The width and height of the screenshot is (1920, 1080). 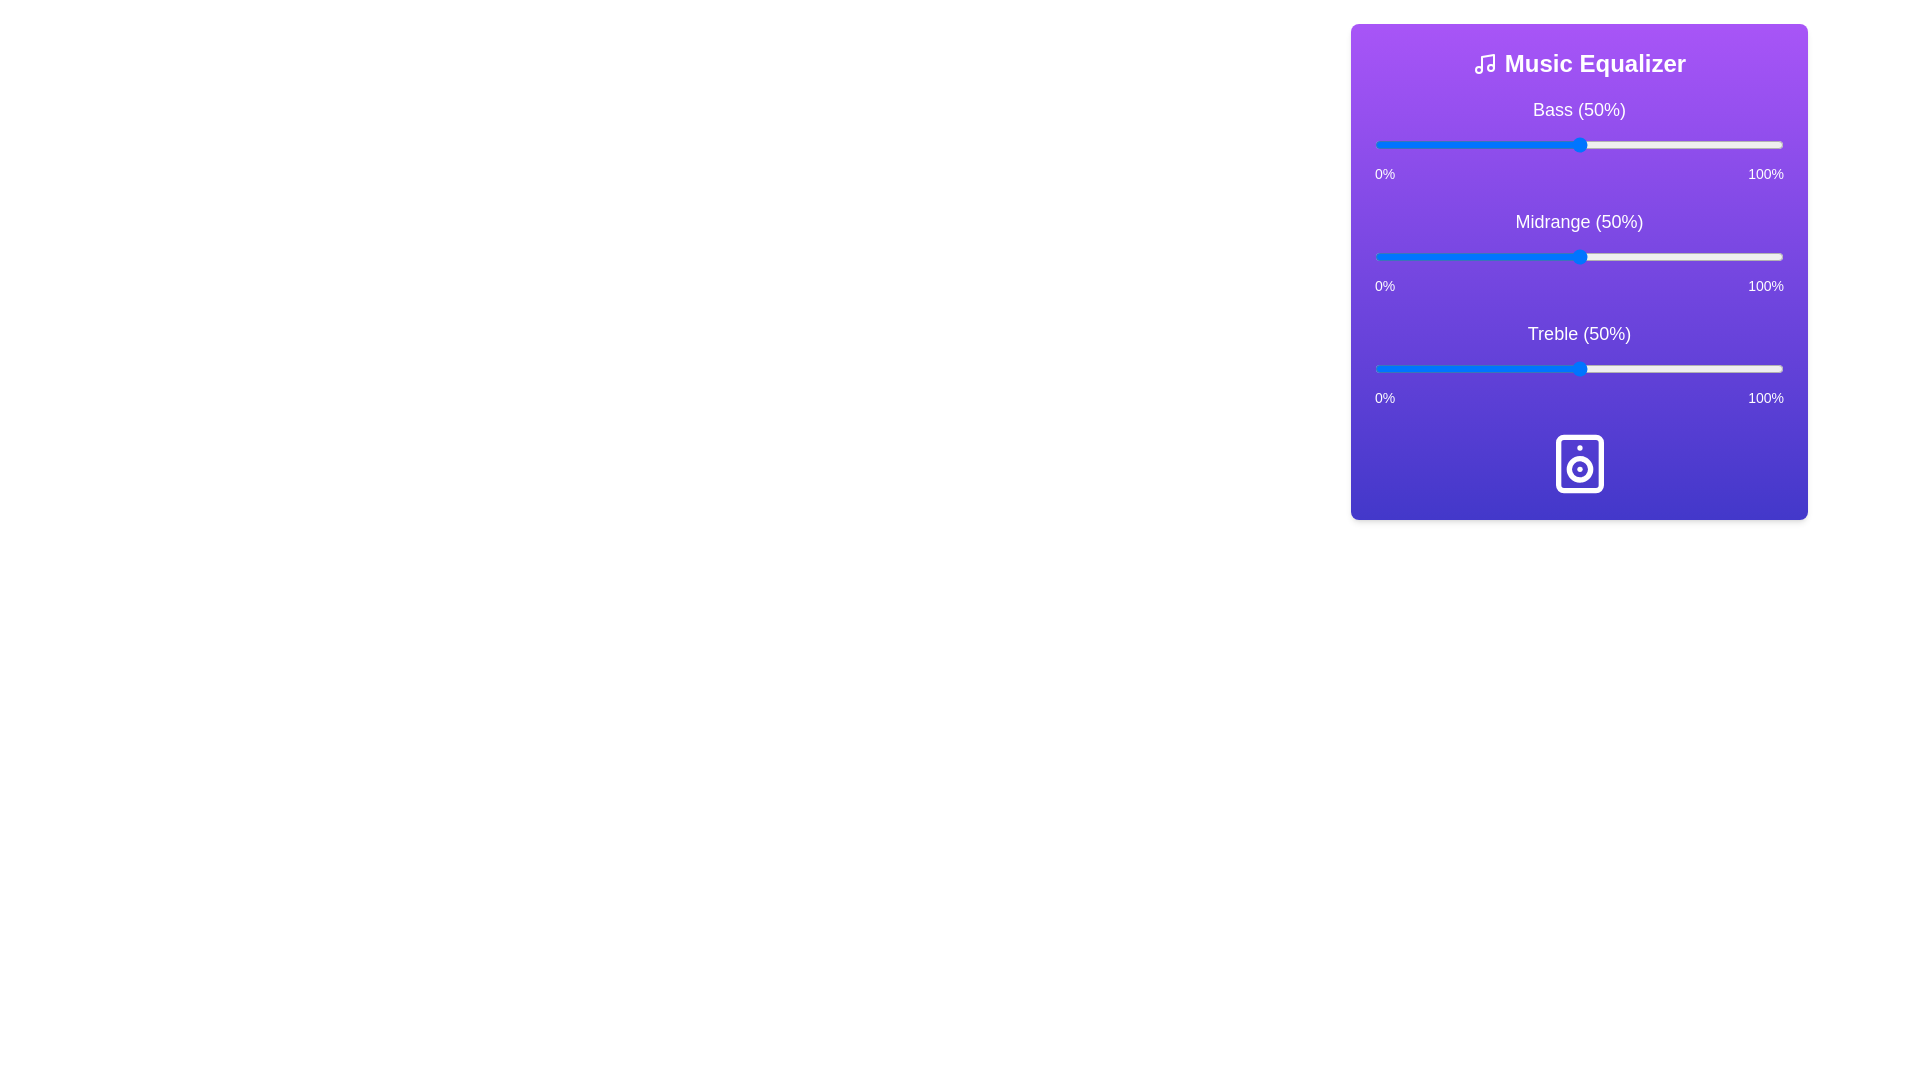 What do you see at coordinates (1733, 144) in the screenshot?
I see `the bass slider to 88%` at bounding box center [1733, 144].